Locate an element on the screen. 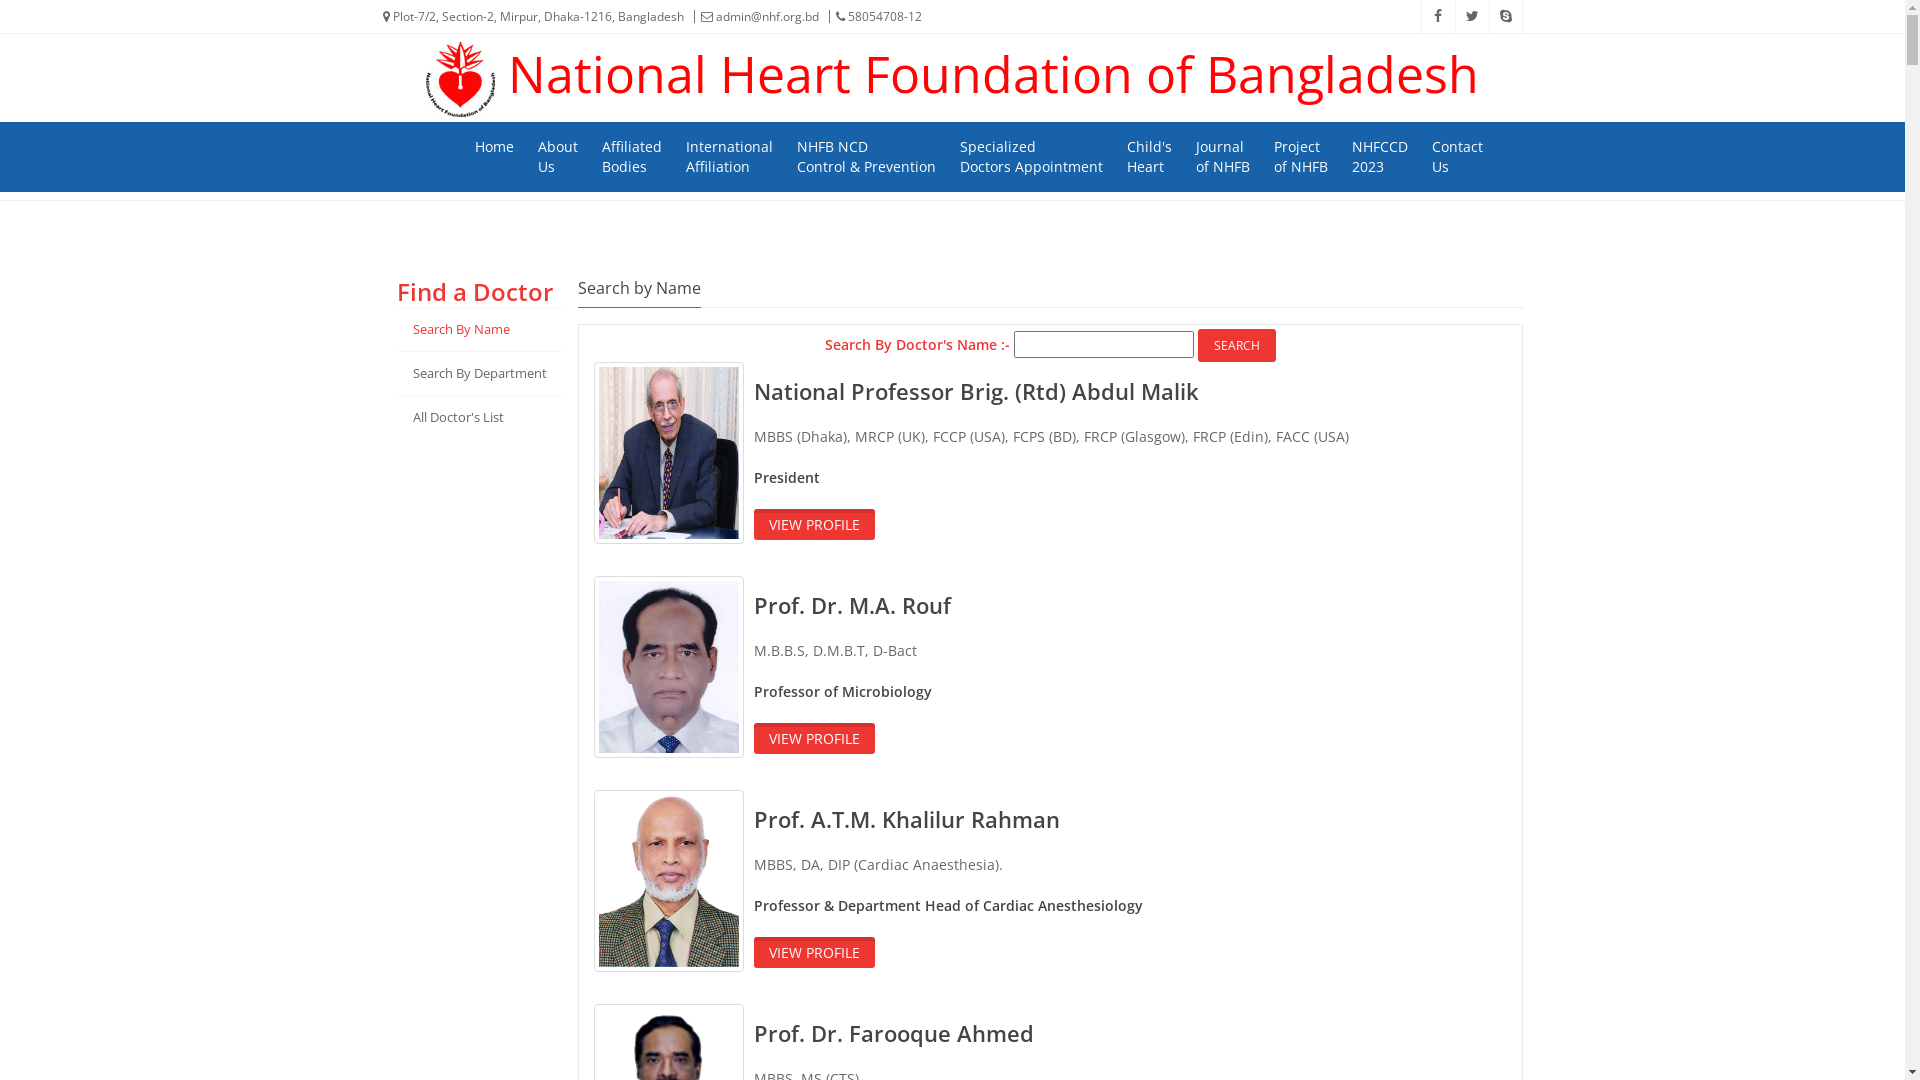 Image resolution: width=1920 pixels, height=1080 pixels. 'NHFCCD is located at coordinates (1377, 156).